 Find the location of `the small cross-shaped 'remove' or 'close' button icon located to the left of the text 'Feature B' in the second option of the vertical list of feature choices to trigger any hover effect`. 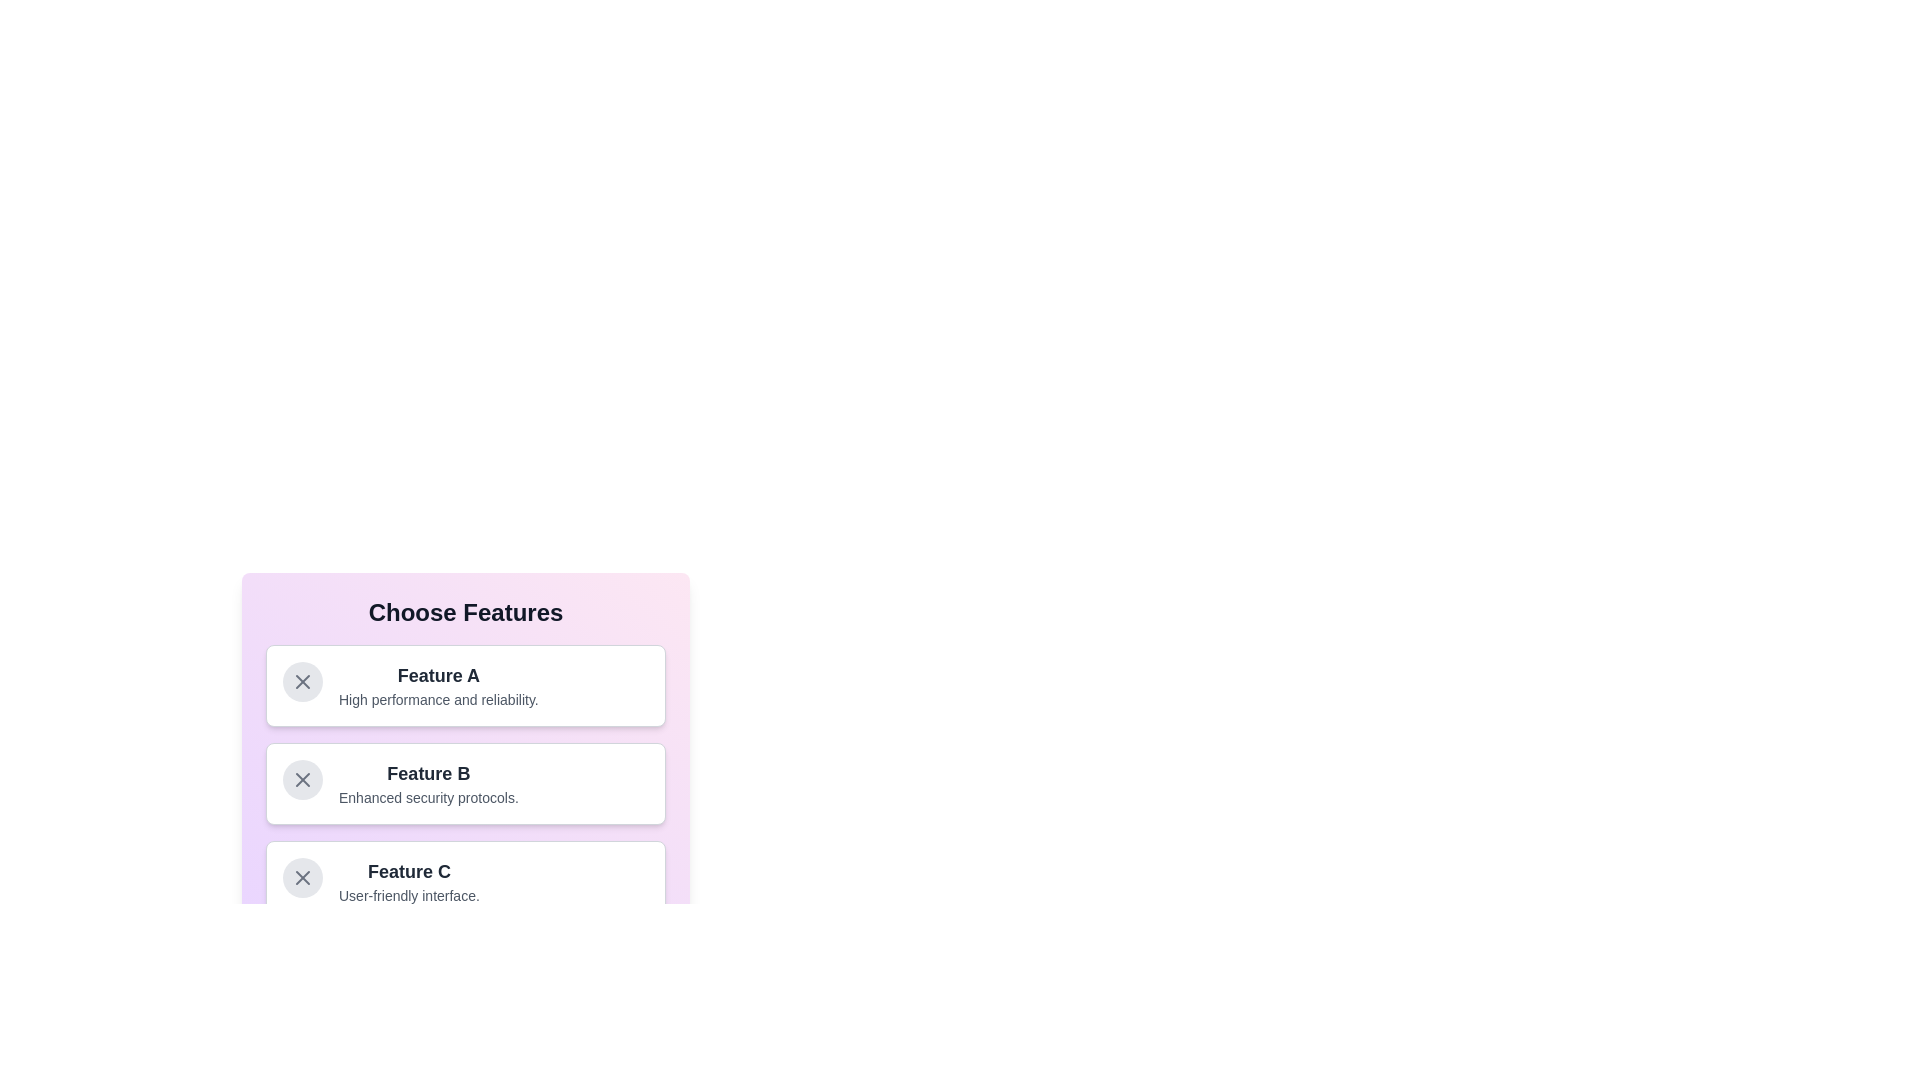

the small cross-shaped 'remove' or 'close' button icon located to the left of the text 'Feature B' in the second option of the vertical list of feature choices to trigger any hover effect is located at coordinates (301, 778).